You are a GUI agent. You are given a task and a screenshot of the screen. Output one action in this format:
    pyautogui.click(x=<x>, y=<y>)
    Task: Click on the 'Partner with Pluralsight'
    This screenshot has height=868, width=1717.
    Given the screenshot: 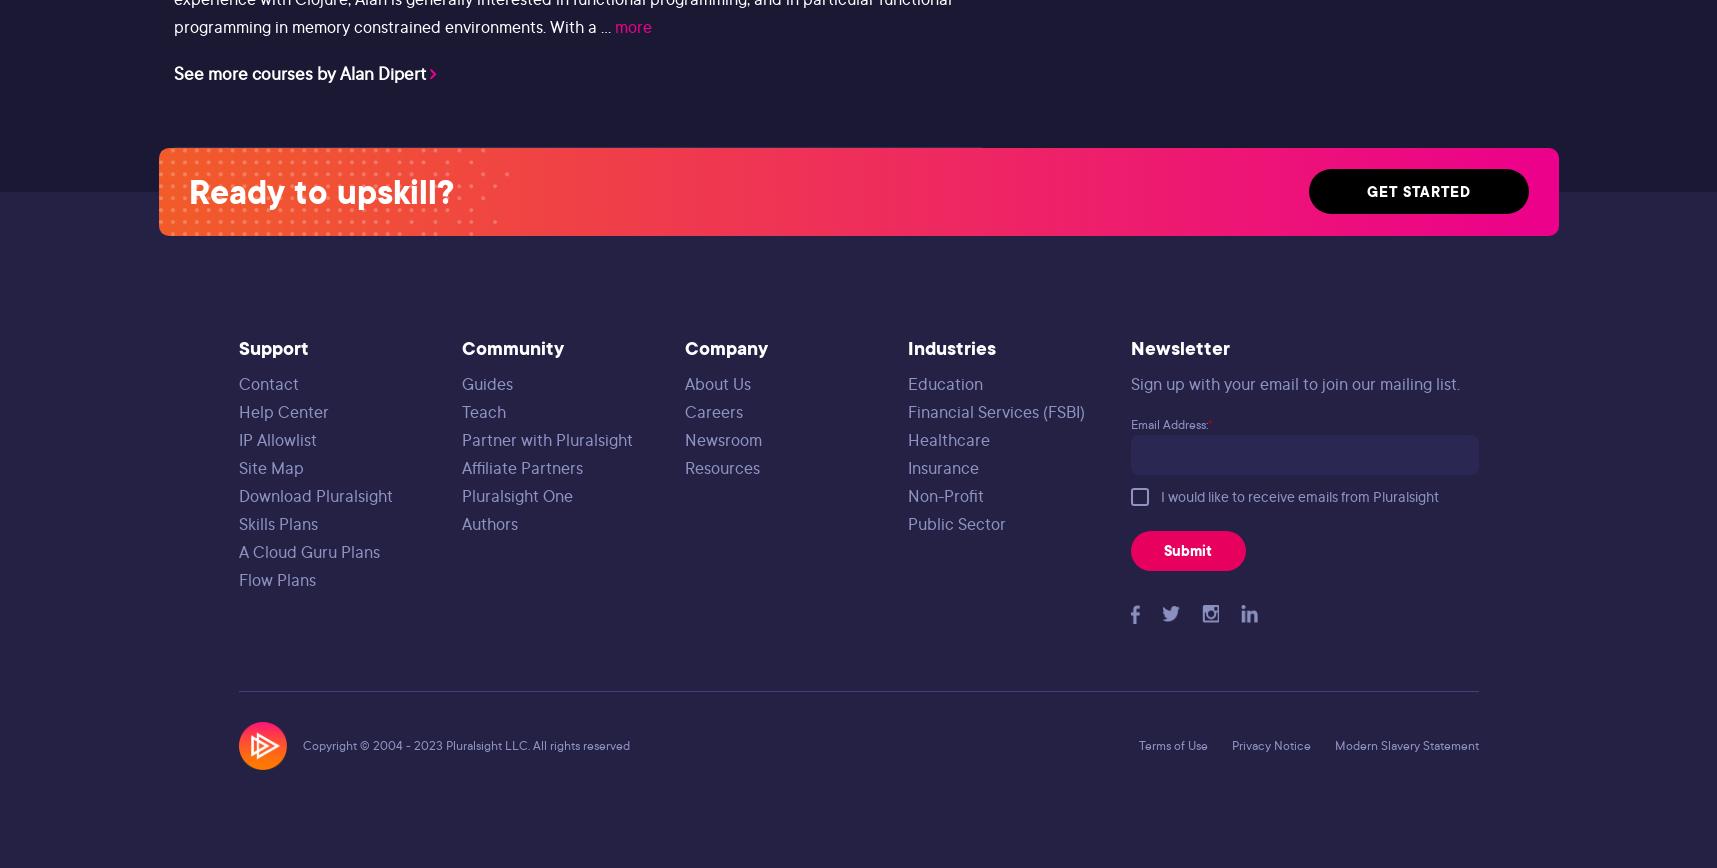 What is the action you would take?
    pyautogui.click(x=460, y=438)
    